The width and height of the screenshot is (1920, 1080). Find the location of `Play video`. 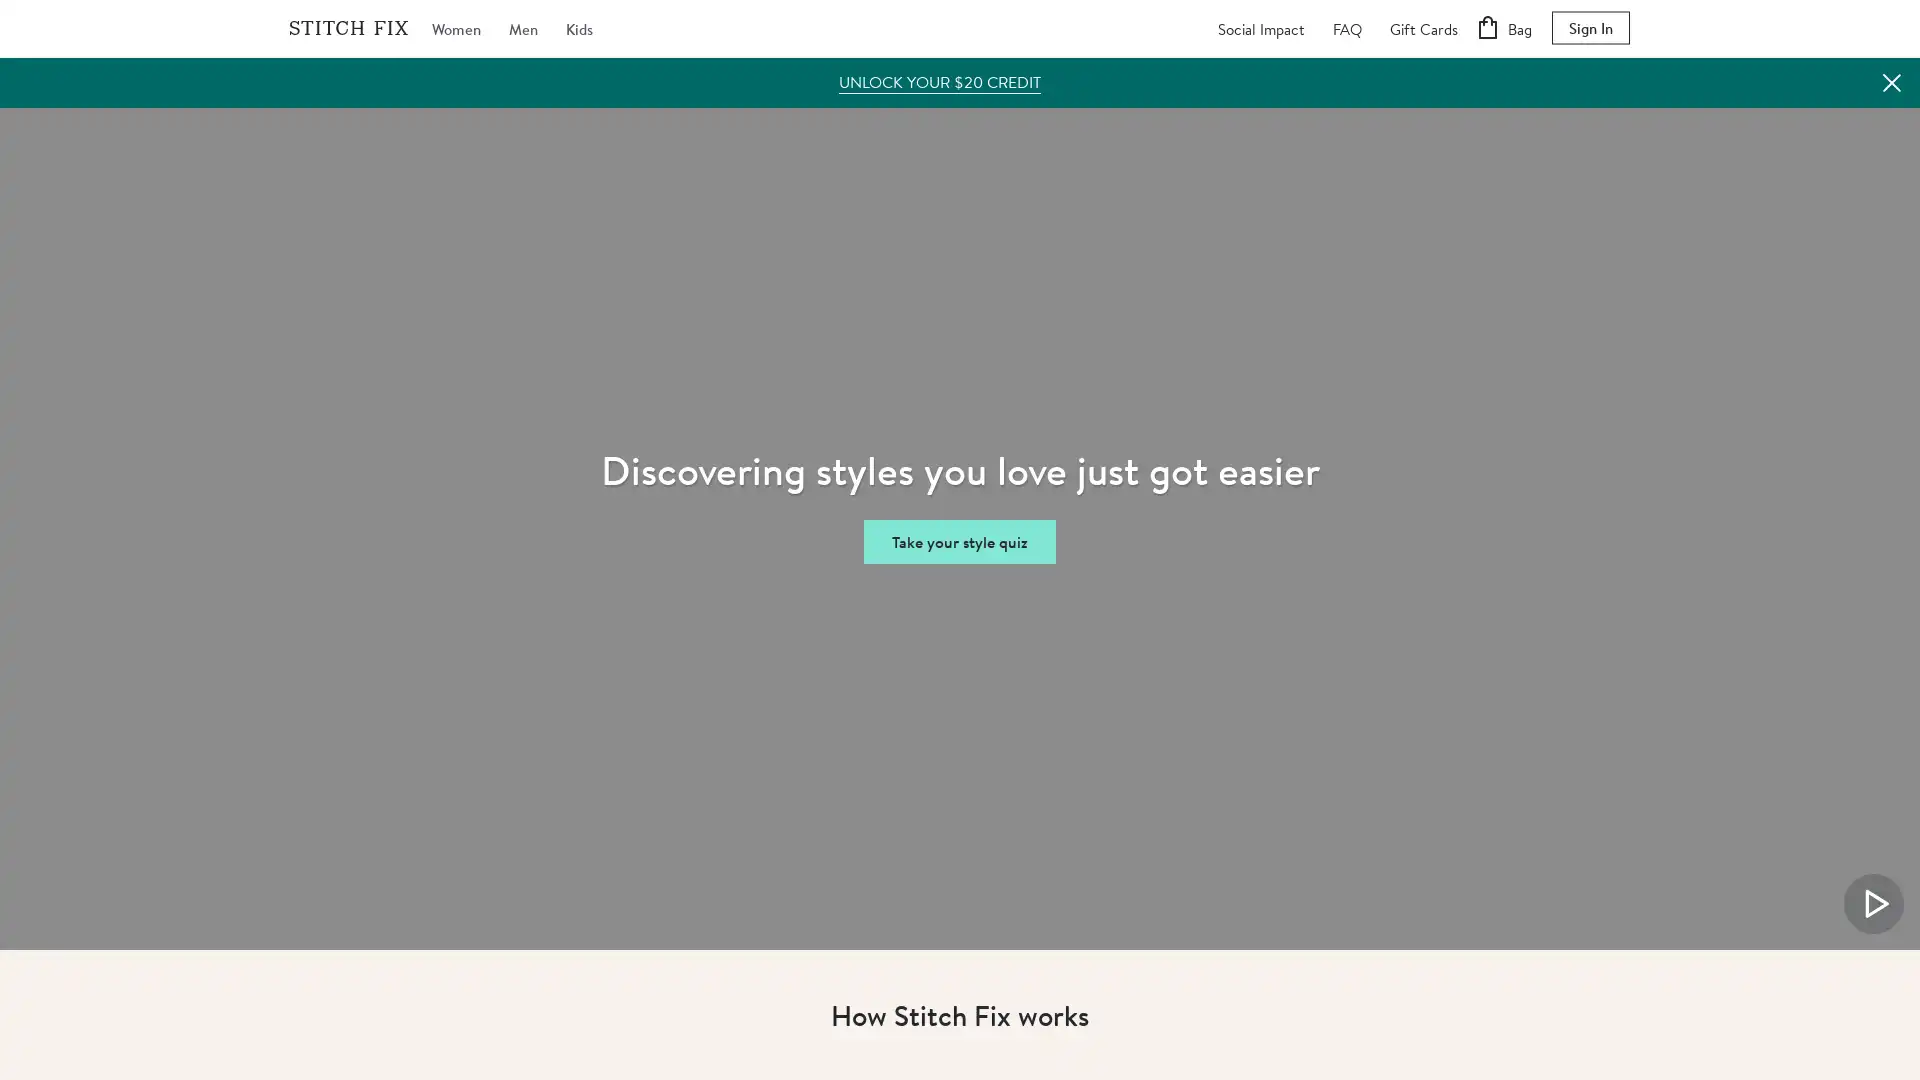

Play video is located at coordinates (1872, 902).